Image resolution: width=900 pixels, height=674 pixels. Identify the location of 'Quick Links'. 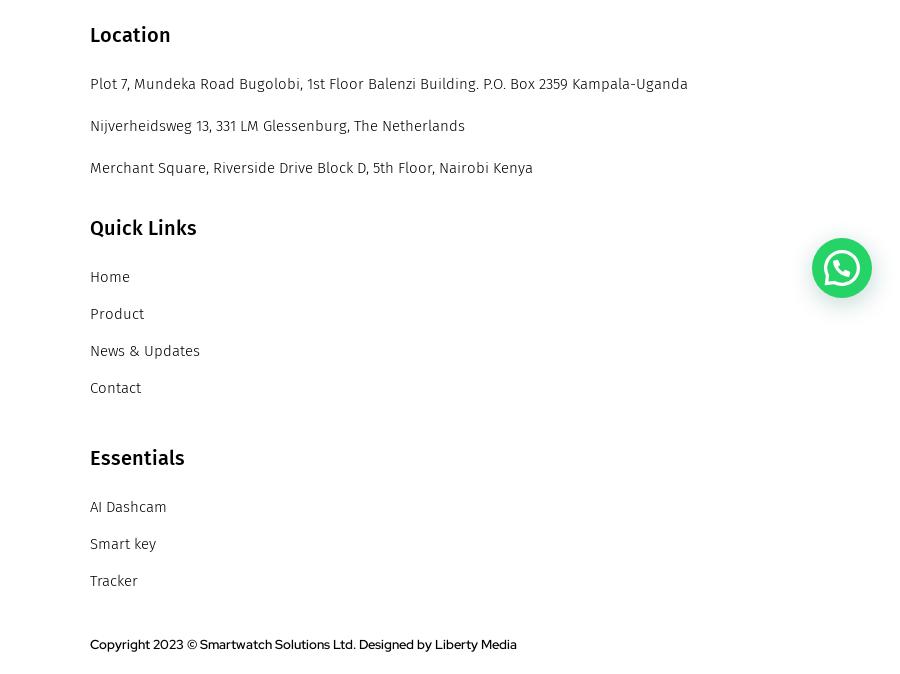
(89, 228).